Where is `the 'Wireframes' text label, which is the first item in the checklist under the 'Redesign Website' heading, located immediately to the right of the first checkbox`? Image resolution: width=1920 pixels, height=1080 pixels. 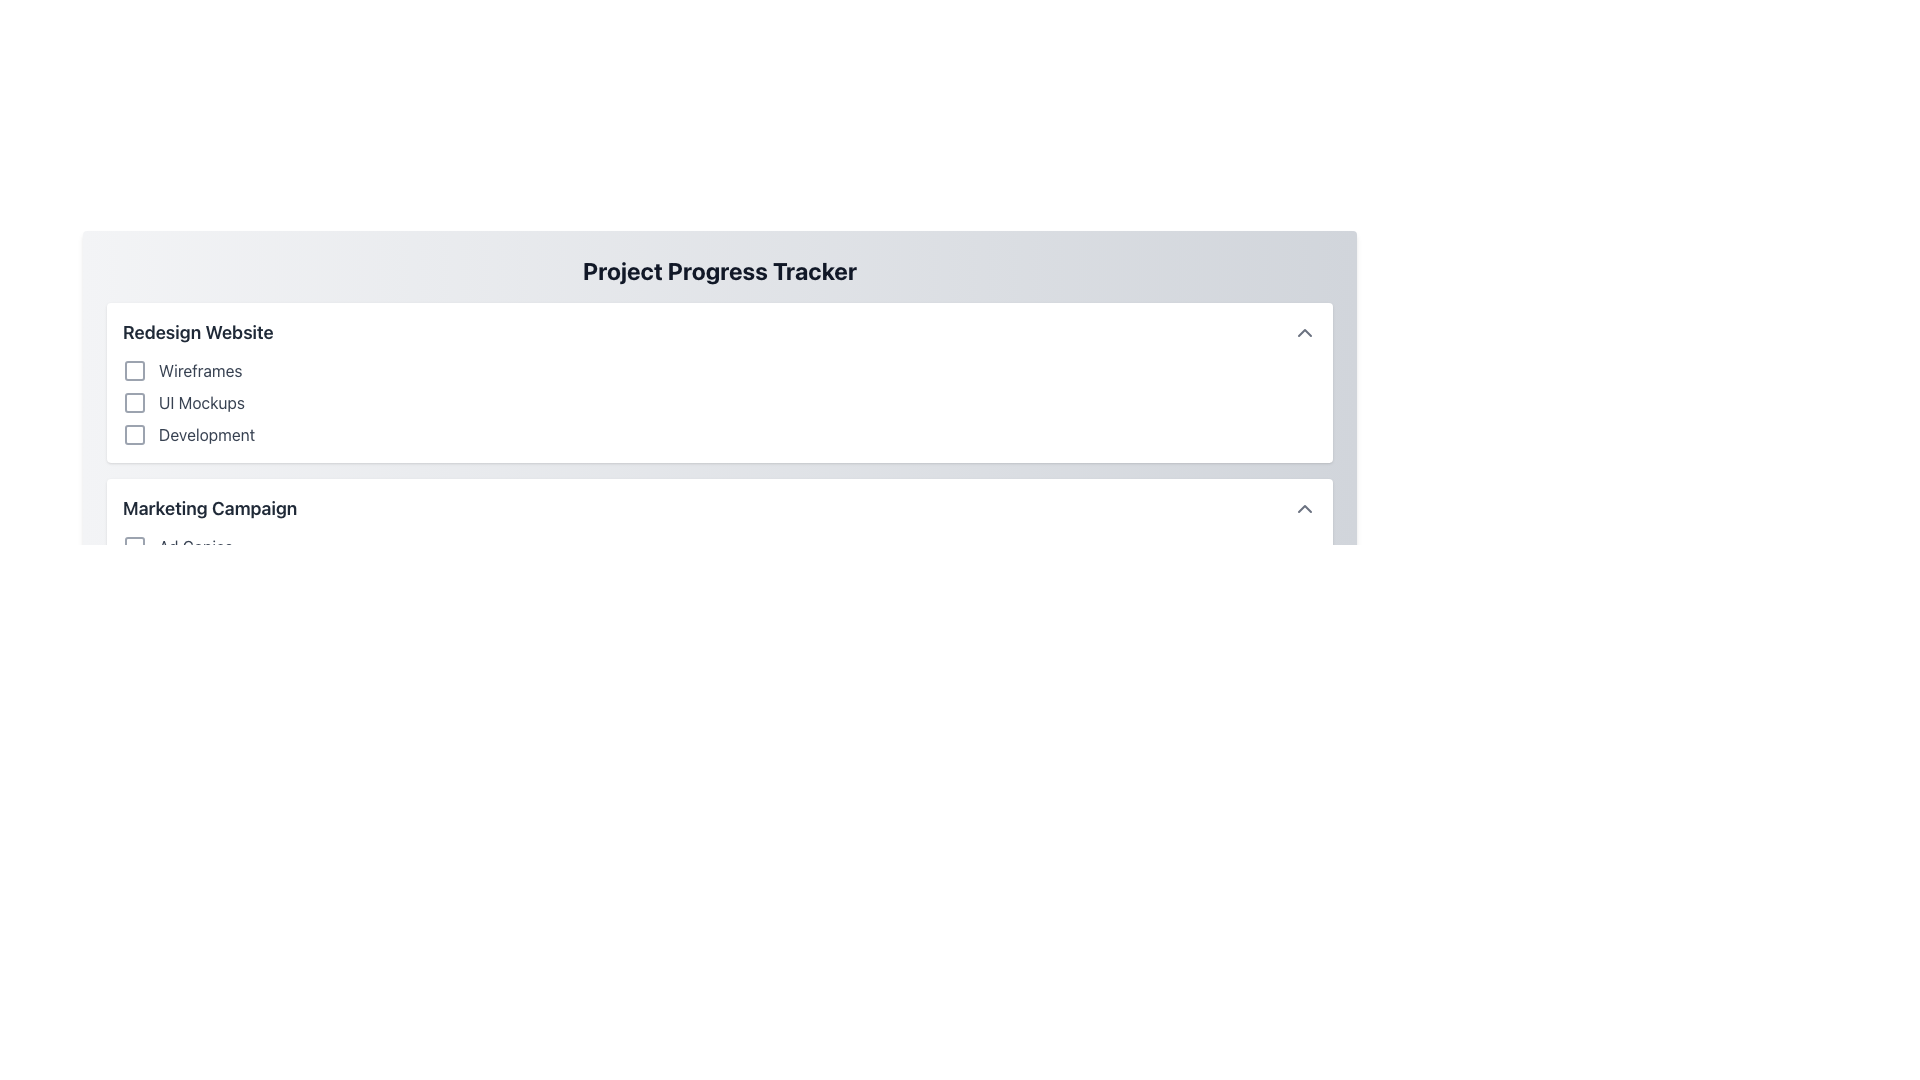 the 'Wireframes' text label, which is the first item in the checklist under the 'Redesign Website' heading, located immediately to the right of the first checkbox is located at coordinates (200, 370).